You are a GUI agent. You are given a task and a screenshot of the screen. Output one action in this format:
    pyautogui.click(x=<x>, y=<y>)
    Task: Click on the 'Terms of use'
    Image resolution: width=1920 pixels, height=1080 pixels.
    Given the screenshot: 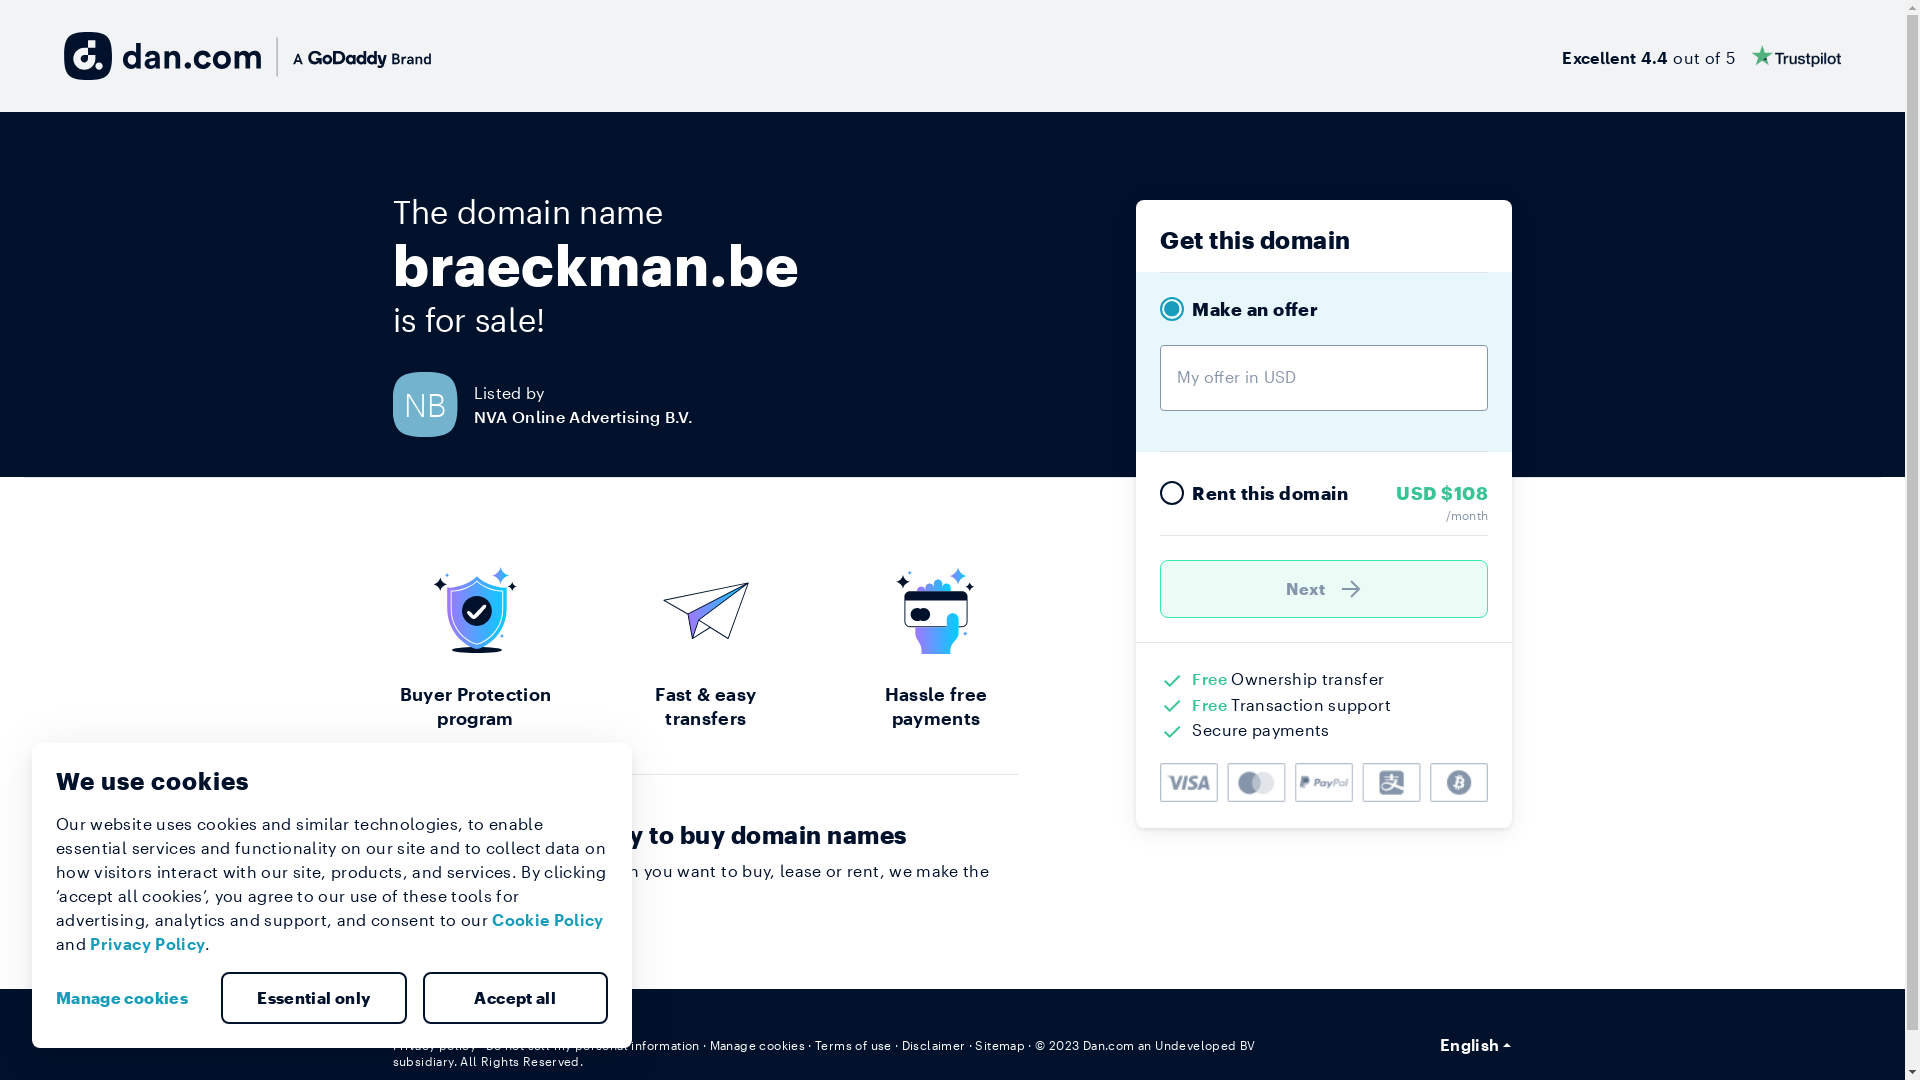 What is the action you would take?
    pyautogui.click(x=815, y=1044)
    